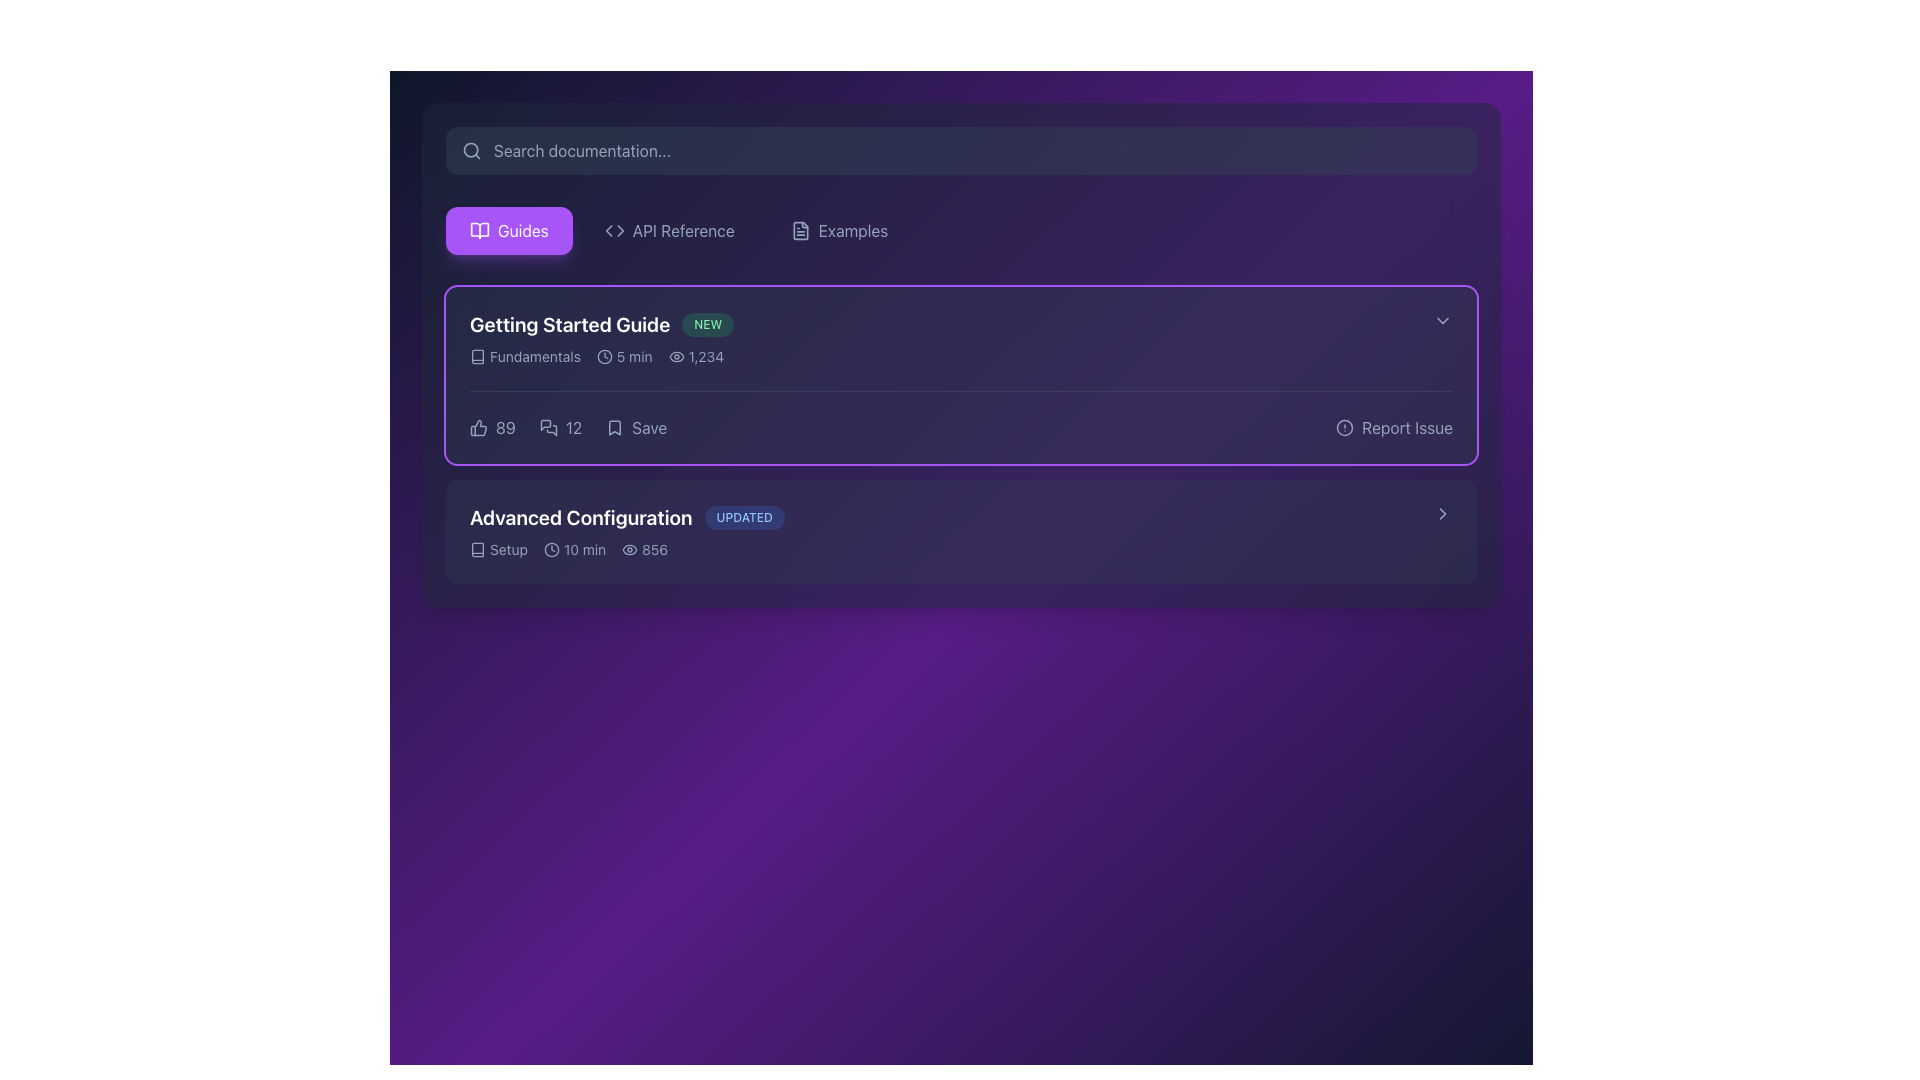 Image resolution: width=1920 pixels, height=1080 pixels. What do you see at coordinates (584, 550) in the screenshot?
I see `textual information of the Text label indicating the estimated time required for a specific action located in the 'Advanced Configuration' section, positioned to the right of a clock icon and above the numeric label displaying '856'` at bounding box center [584, 550].